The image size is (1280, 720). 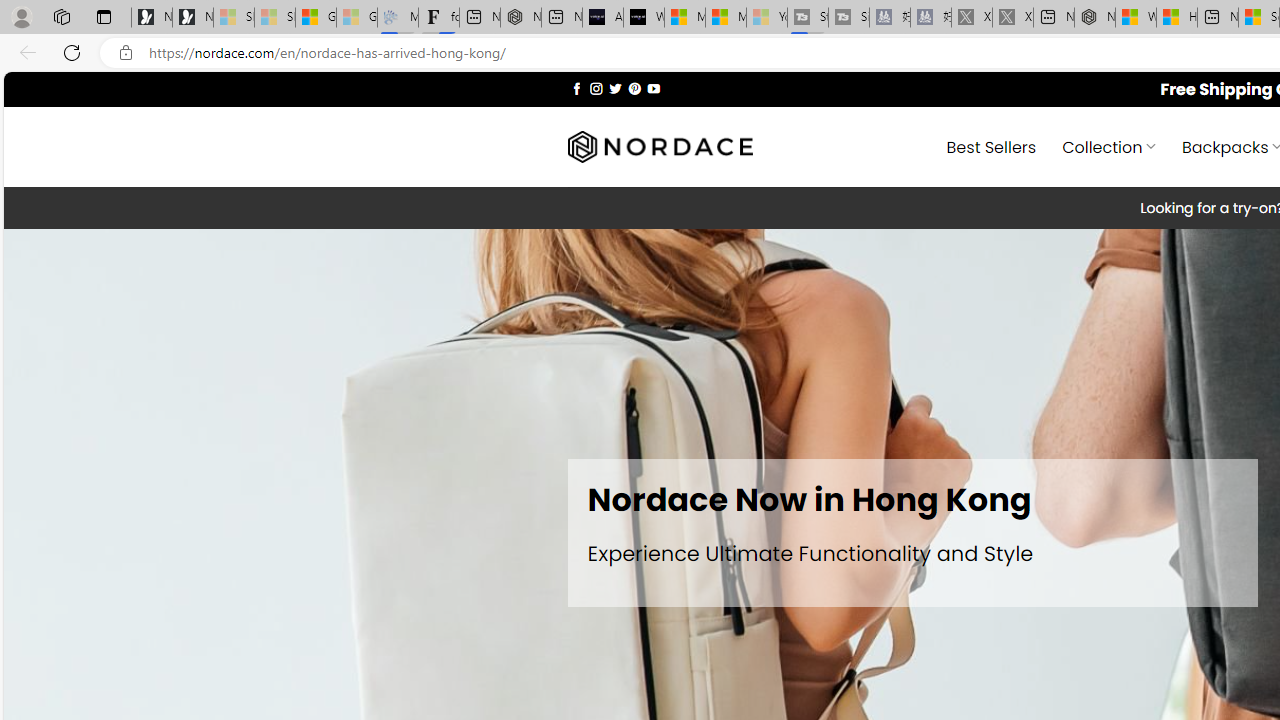 What do you see at coordinates (192, 17) in the screenshot?
I see `'Newsletter Sign Up'` at bounding box center [192, 17].